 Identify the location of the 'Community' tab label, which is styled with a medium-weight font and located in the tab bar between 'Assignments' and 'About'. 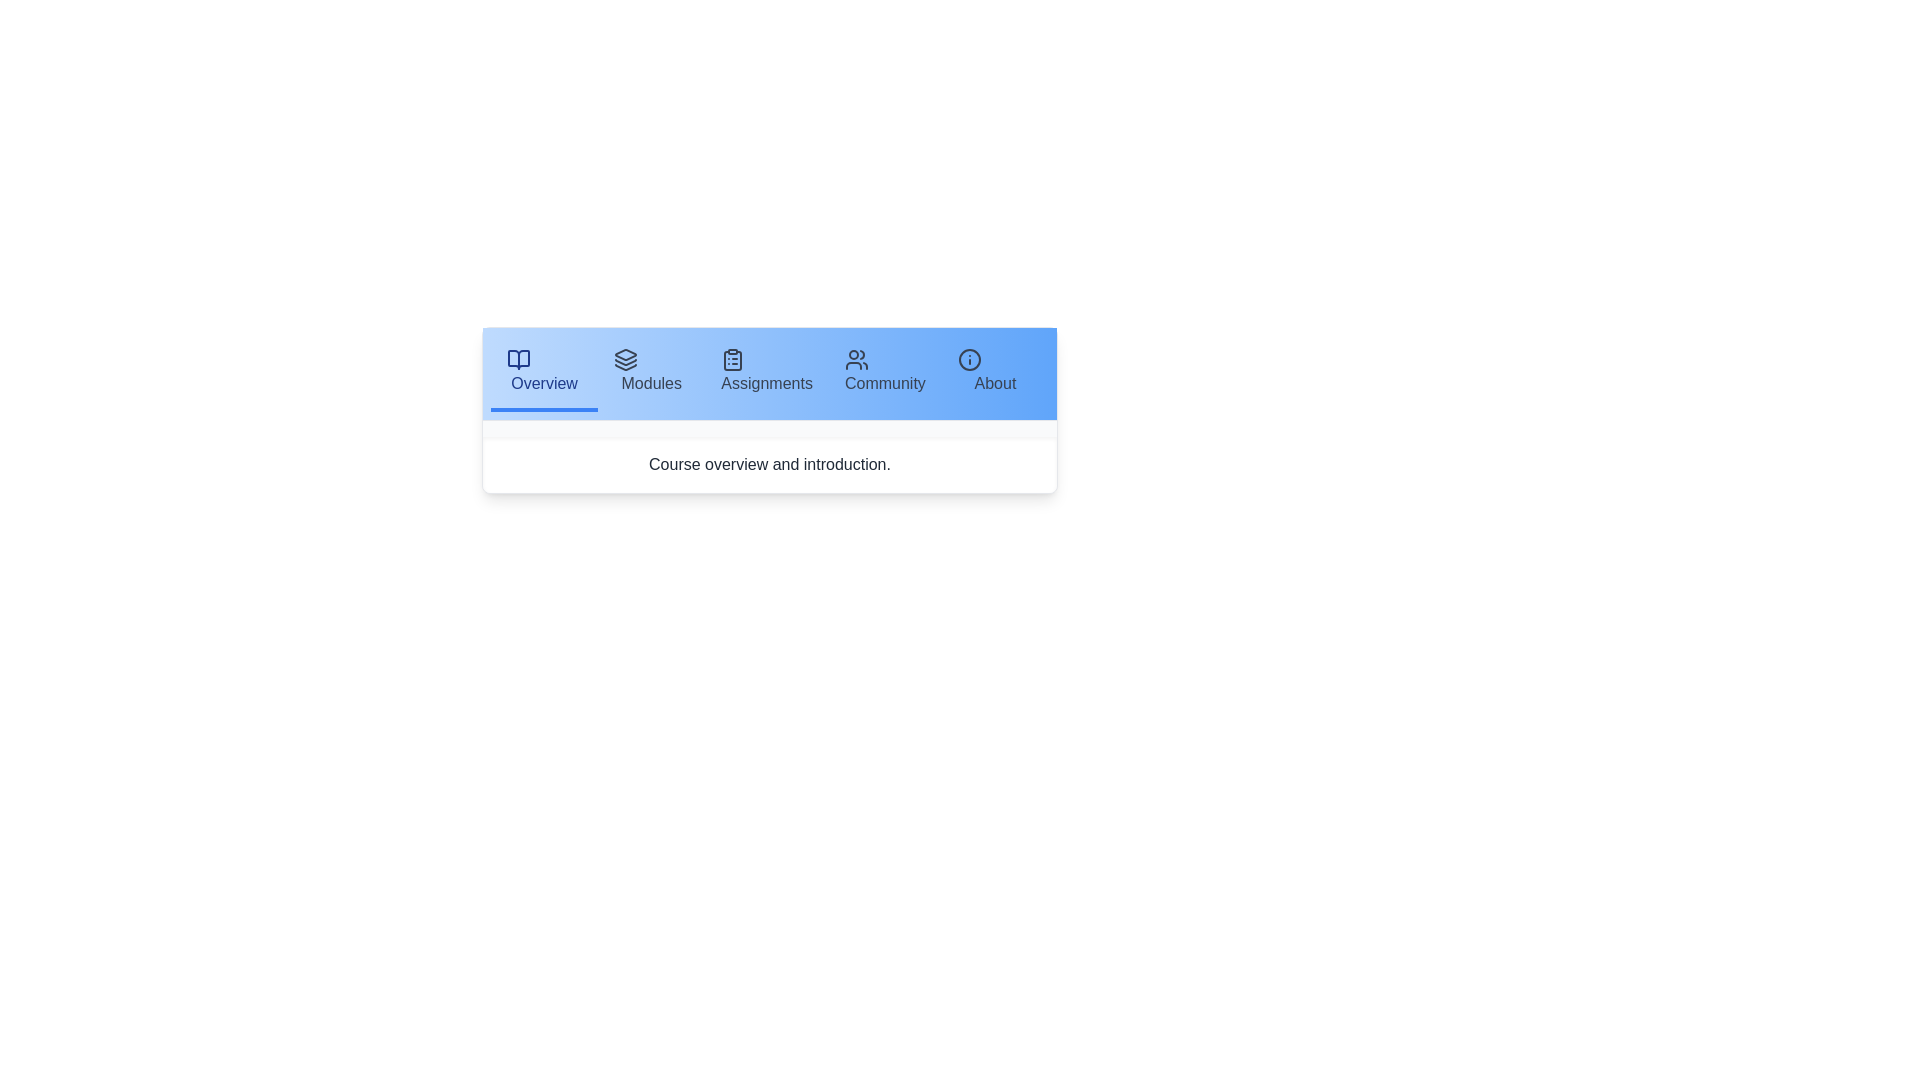
(884, 384).